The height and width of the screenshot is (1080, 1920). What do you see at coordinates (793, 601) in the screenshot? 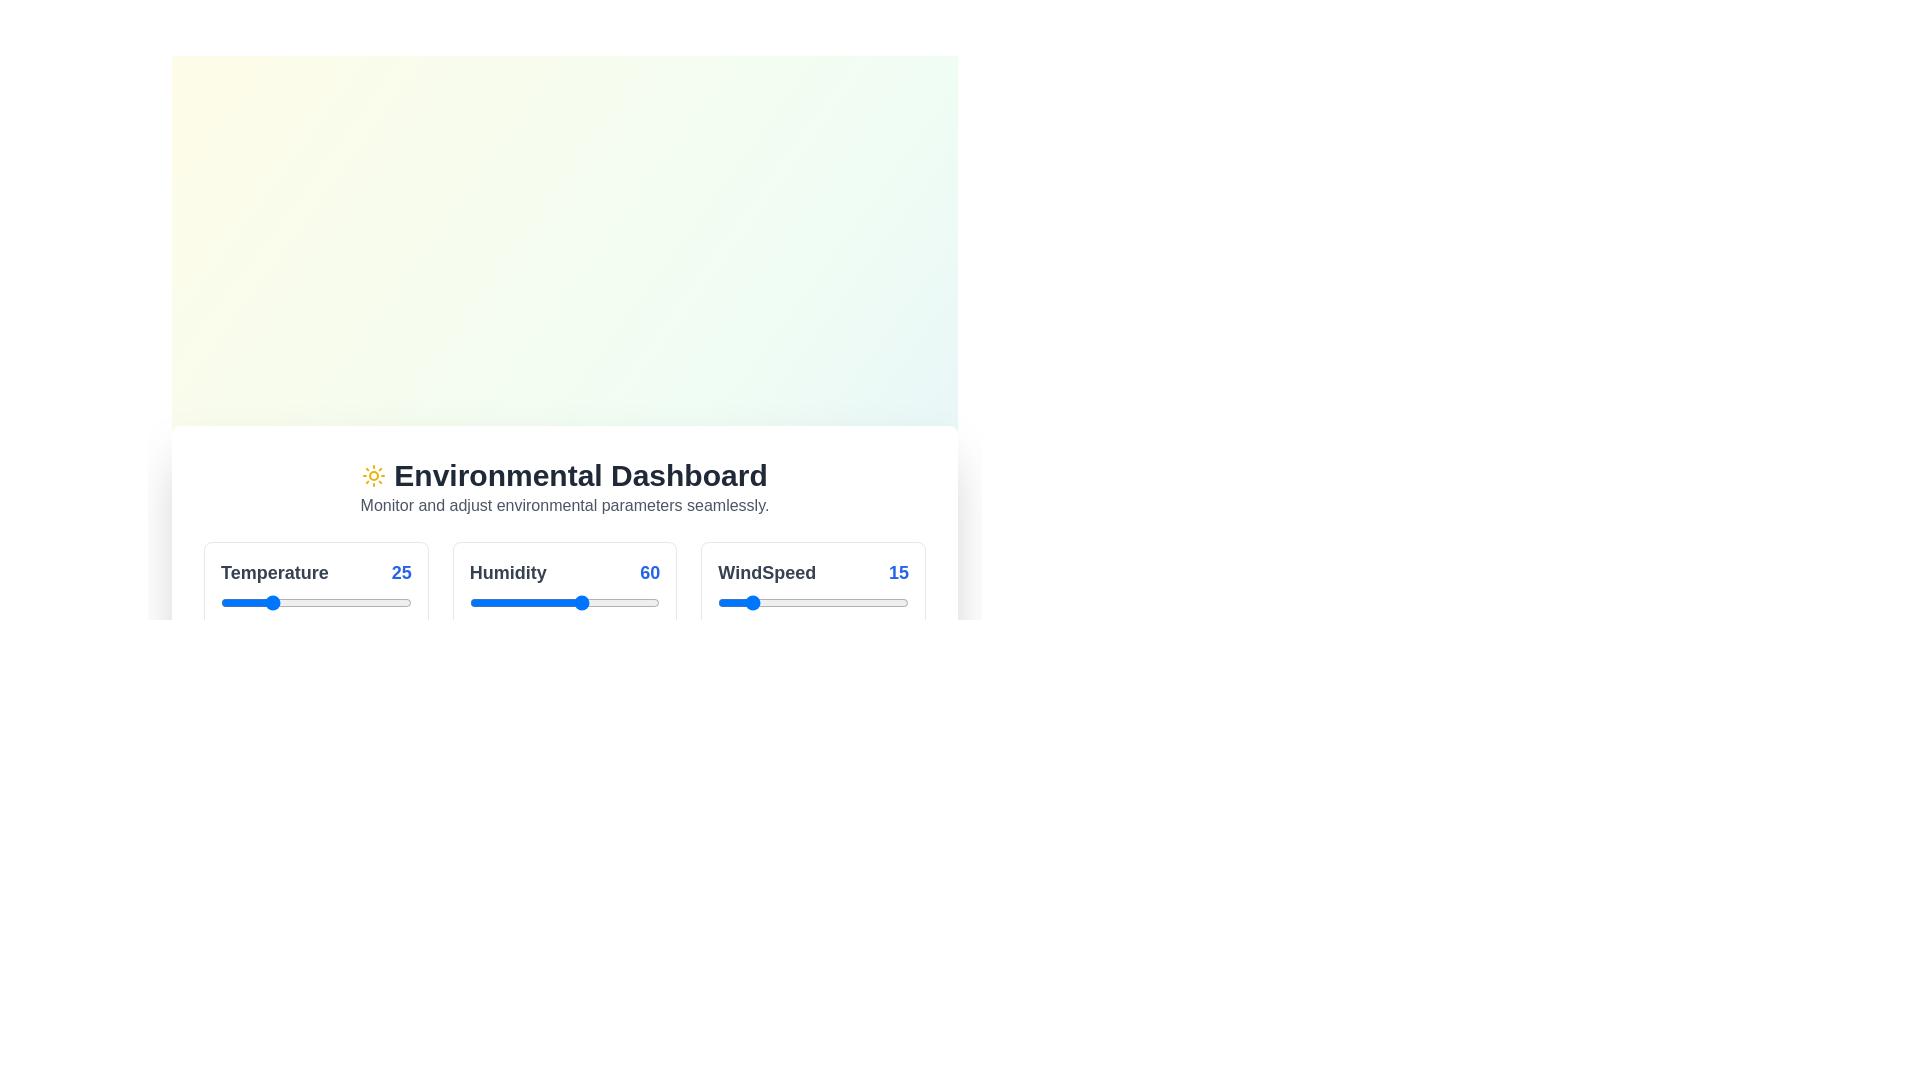
I see `the Wind Speed slider` at bounding box center [793, 601].